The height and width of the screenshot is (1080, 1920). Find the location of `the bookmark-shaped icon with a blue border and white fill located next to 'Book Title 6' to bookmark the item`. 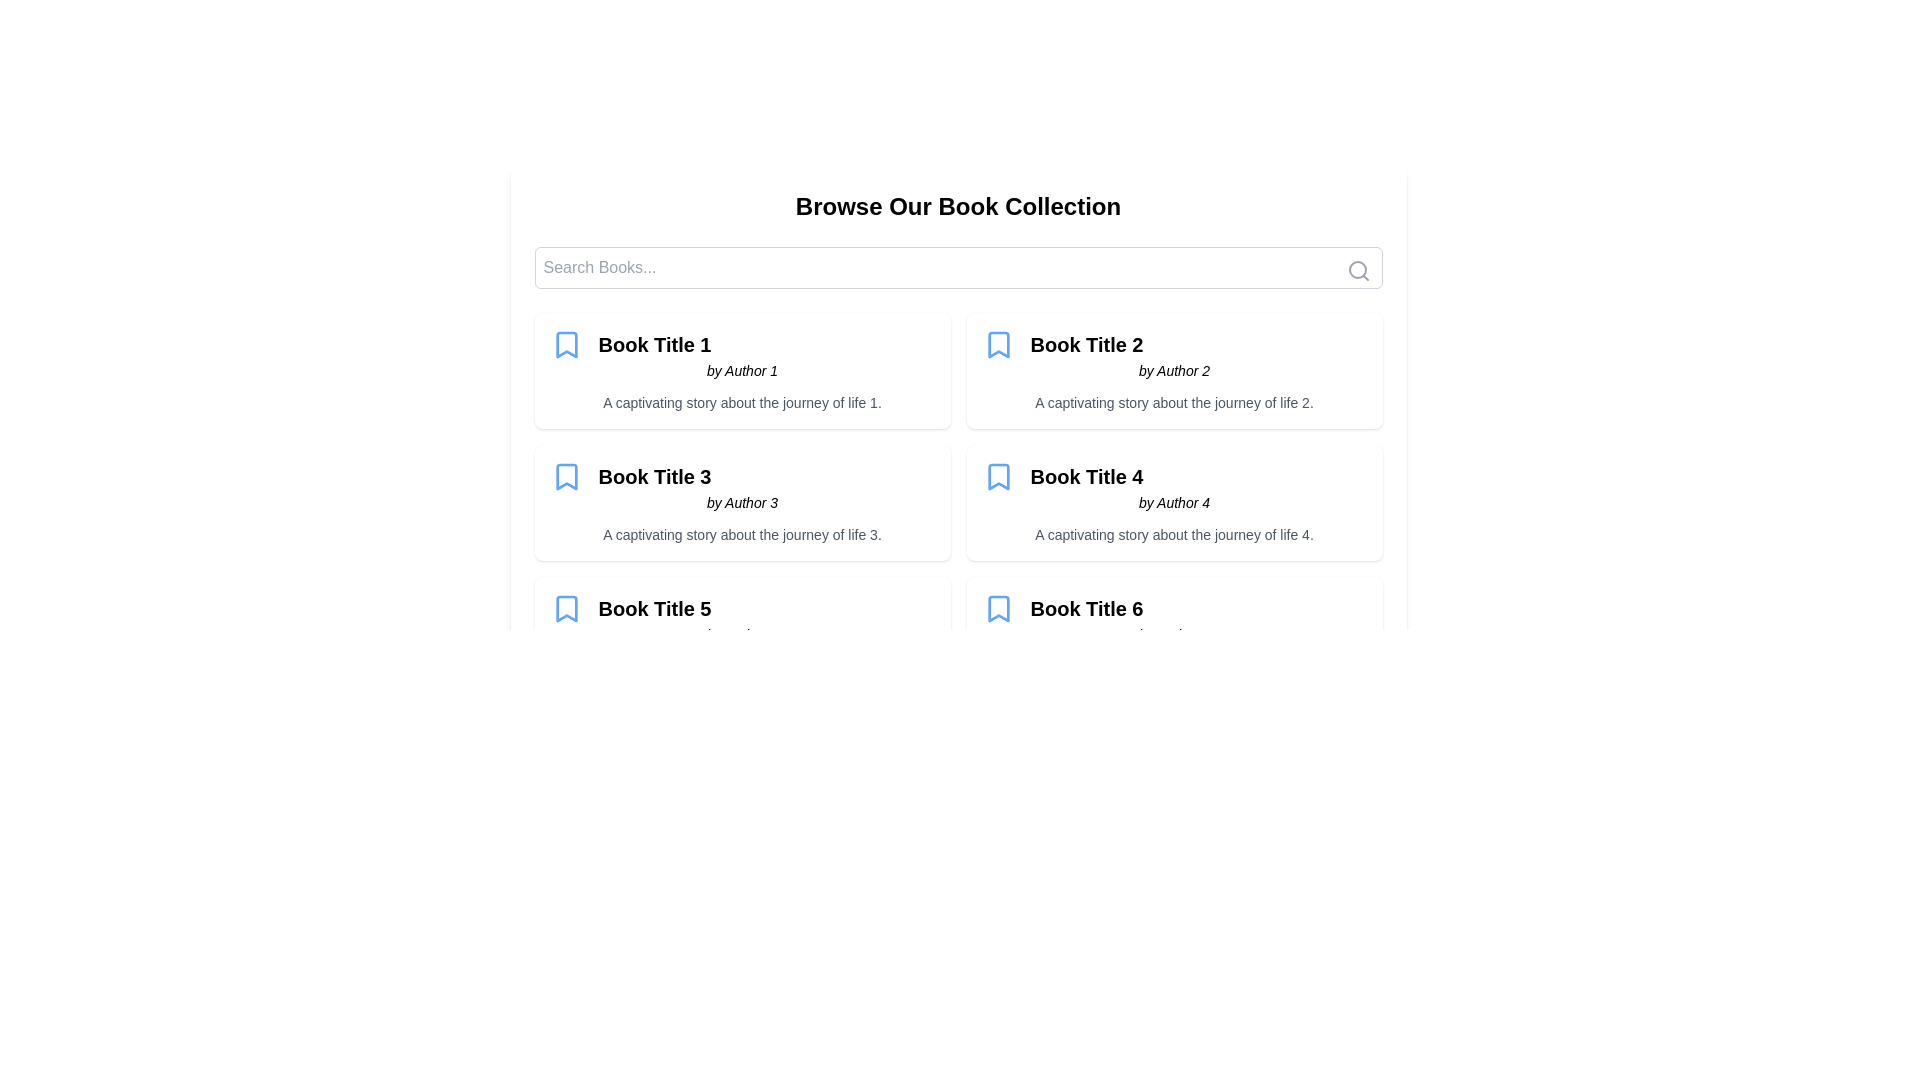

the bookmark-shaped icon with a blue border and white fill located next to 'Book Title 6' to bookmark the item is located at coordinates (998, 608).